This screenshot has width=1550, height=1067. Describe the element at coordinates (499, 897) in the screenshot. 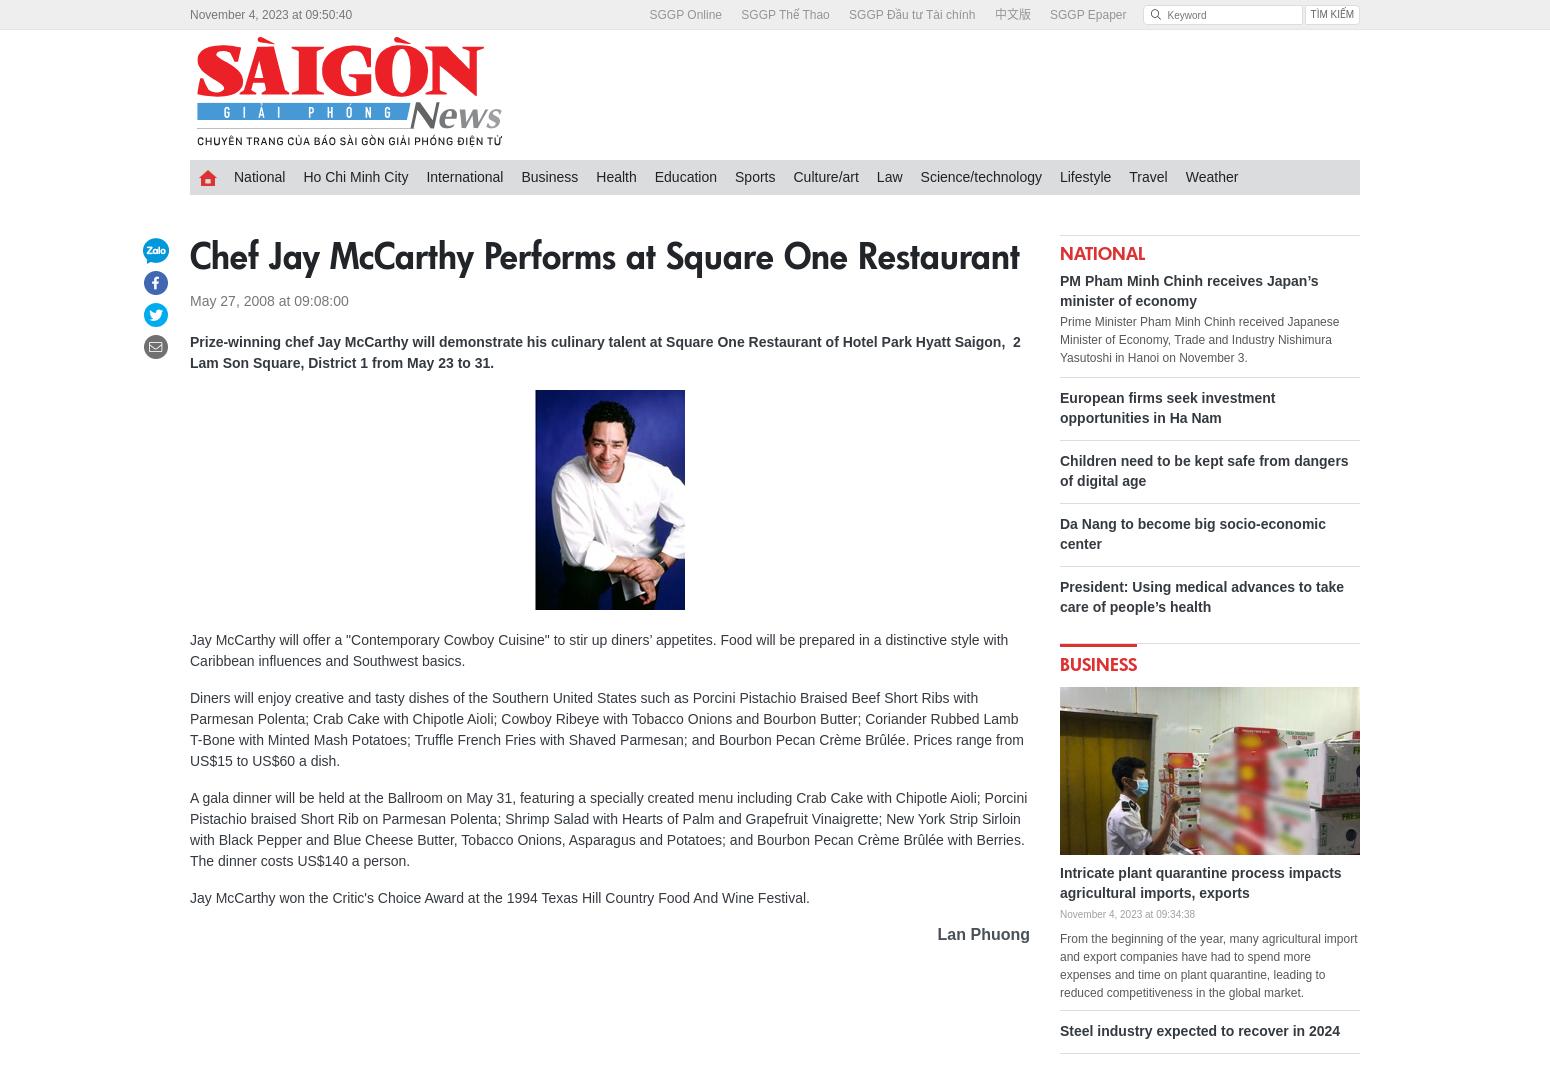

I see `'Jay McCarthy won the Critic's Choice Award at the 1994 Texas Hill Country Food And Wine Festival.'` at that location.